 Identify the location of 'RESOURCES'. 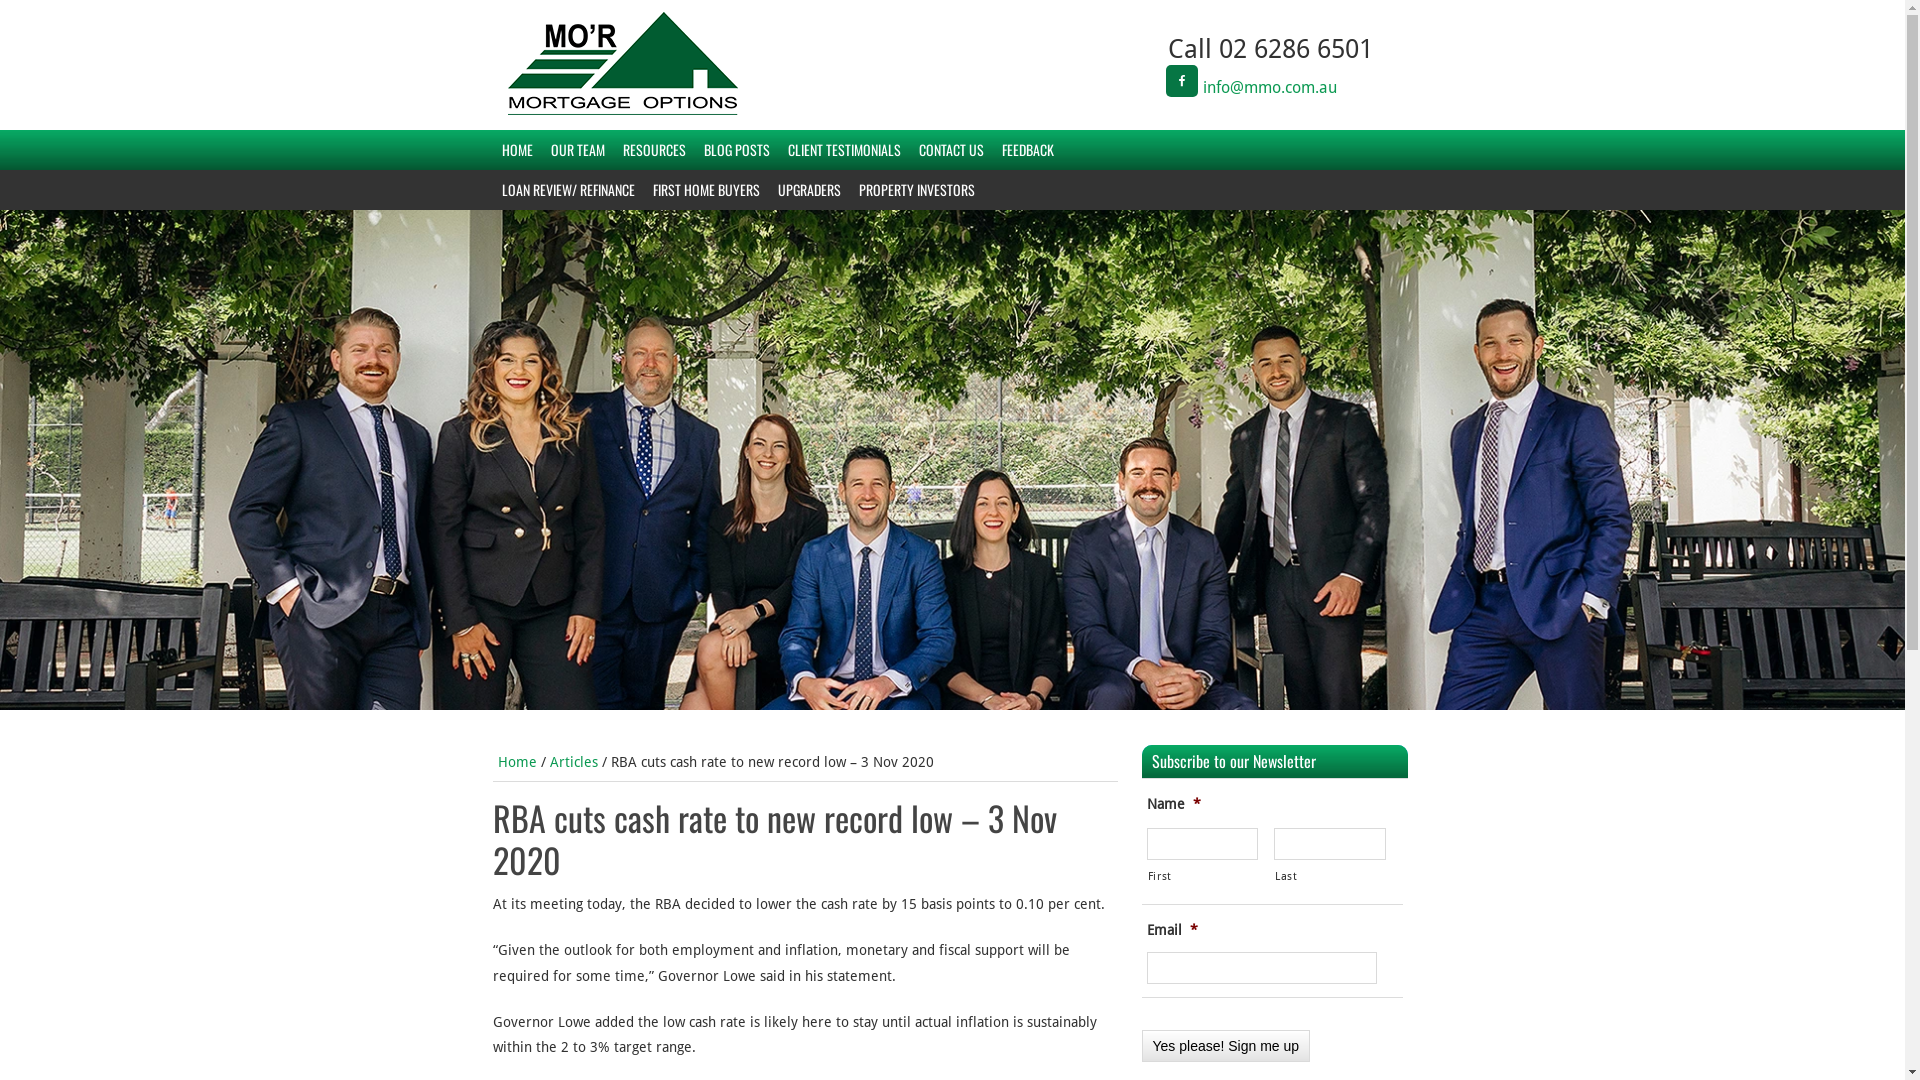
(654, 149).